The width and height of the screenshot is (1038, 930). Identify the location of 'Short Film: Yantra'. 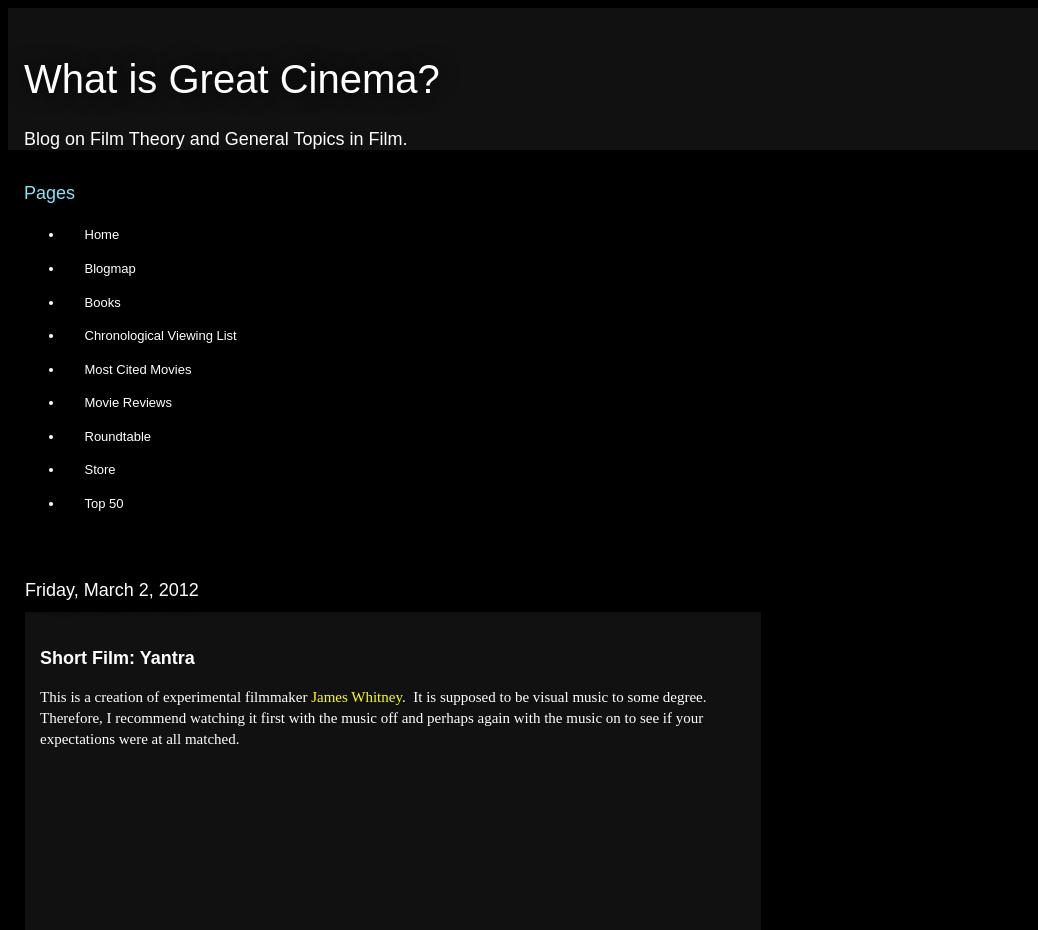
(115, 656).